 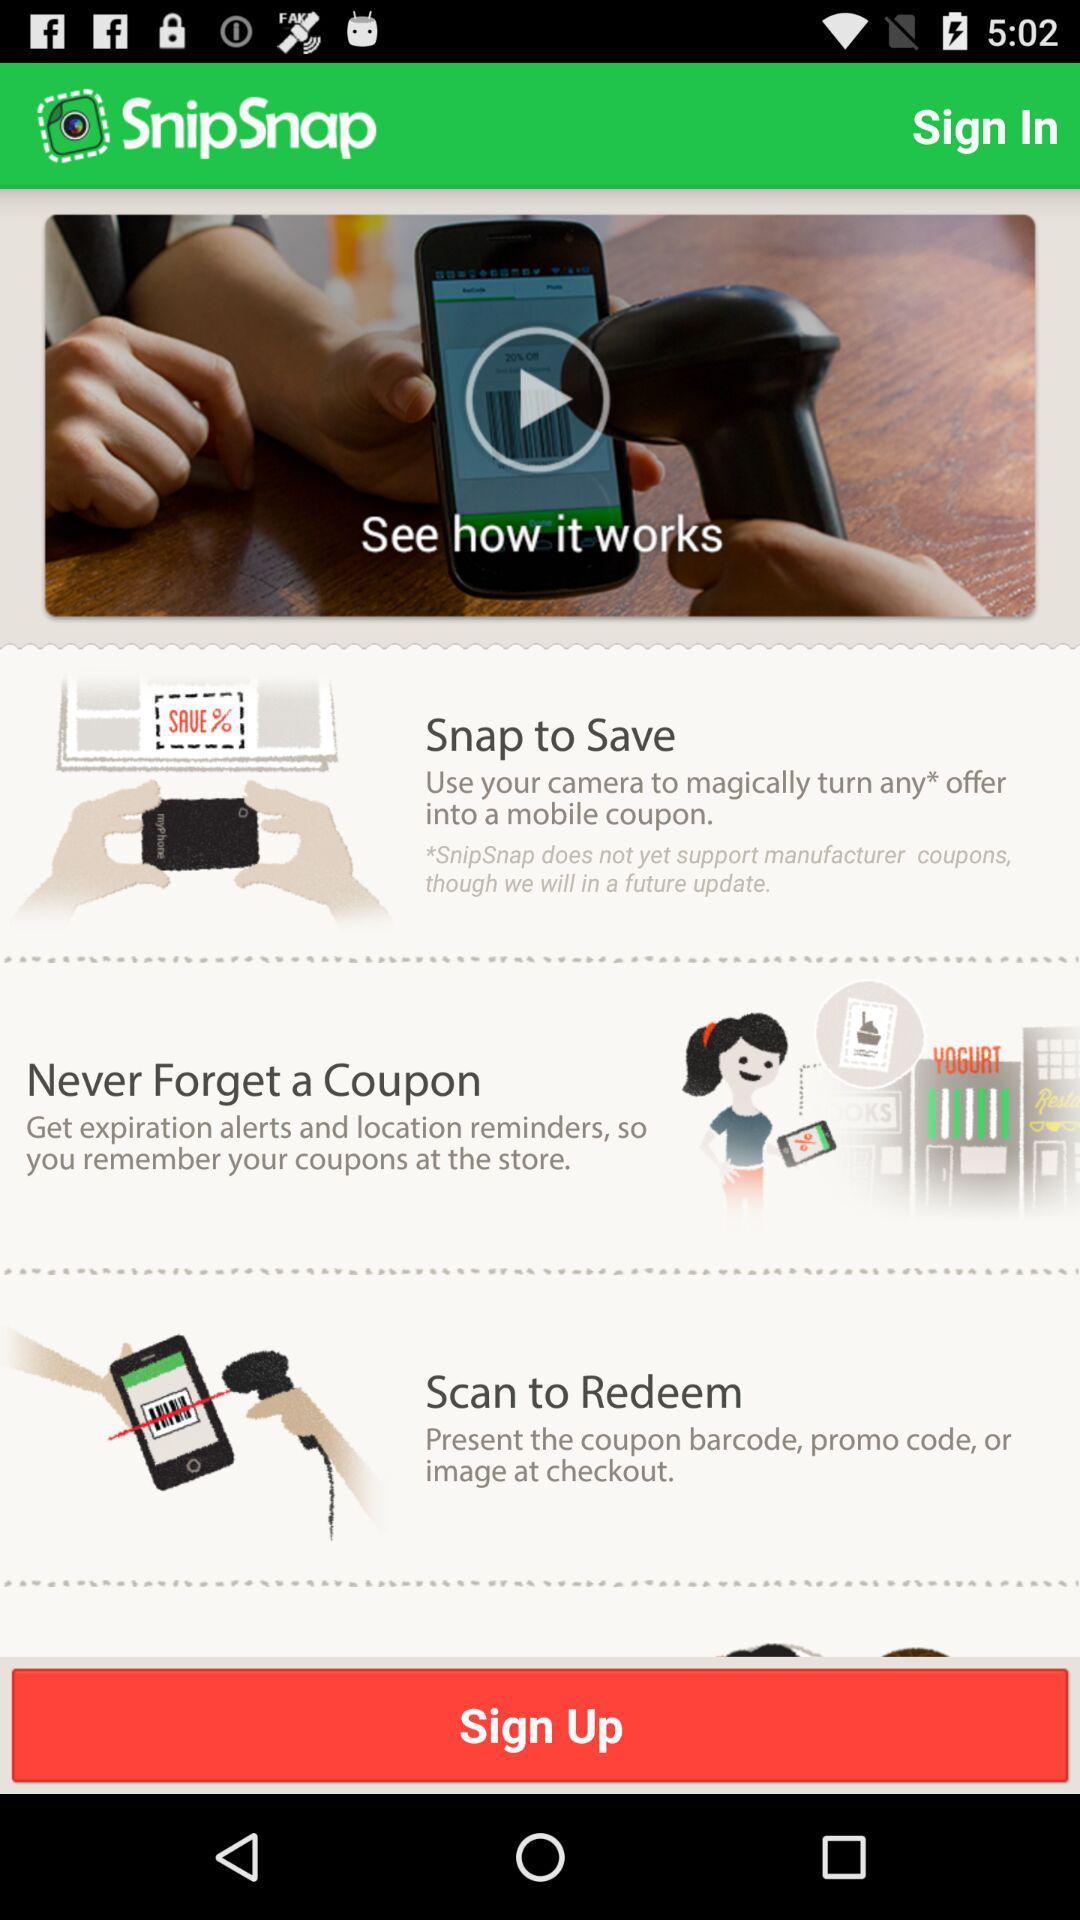 I want to click on sign in, so click(x=984, y=124).